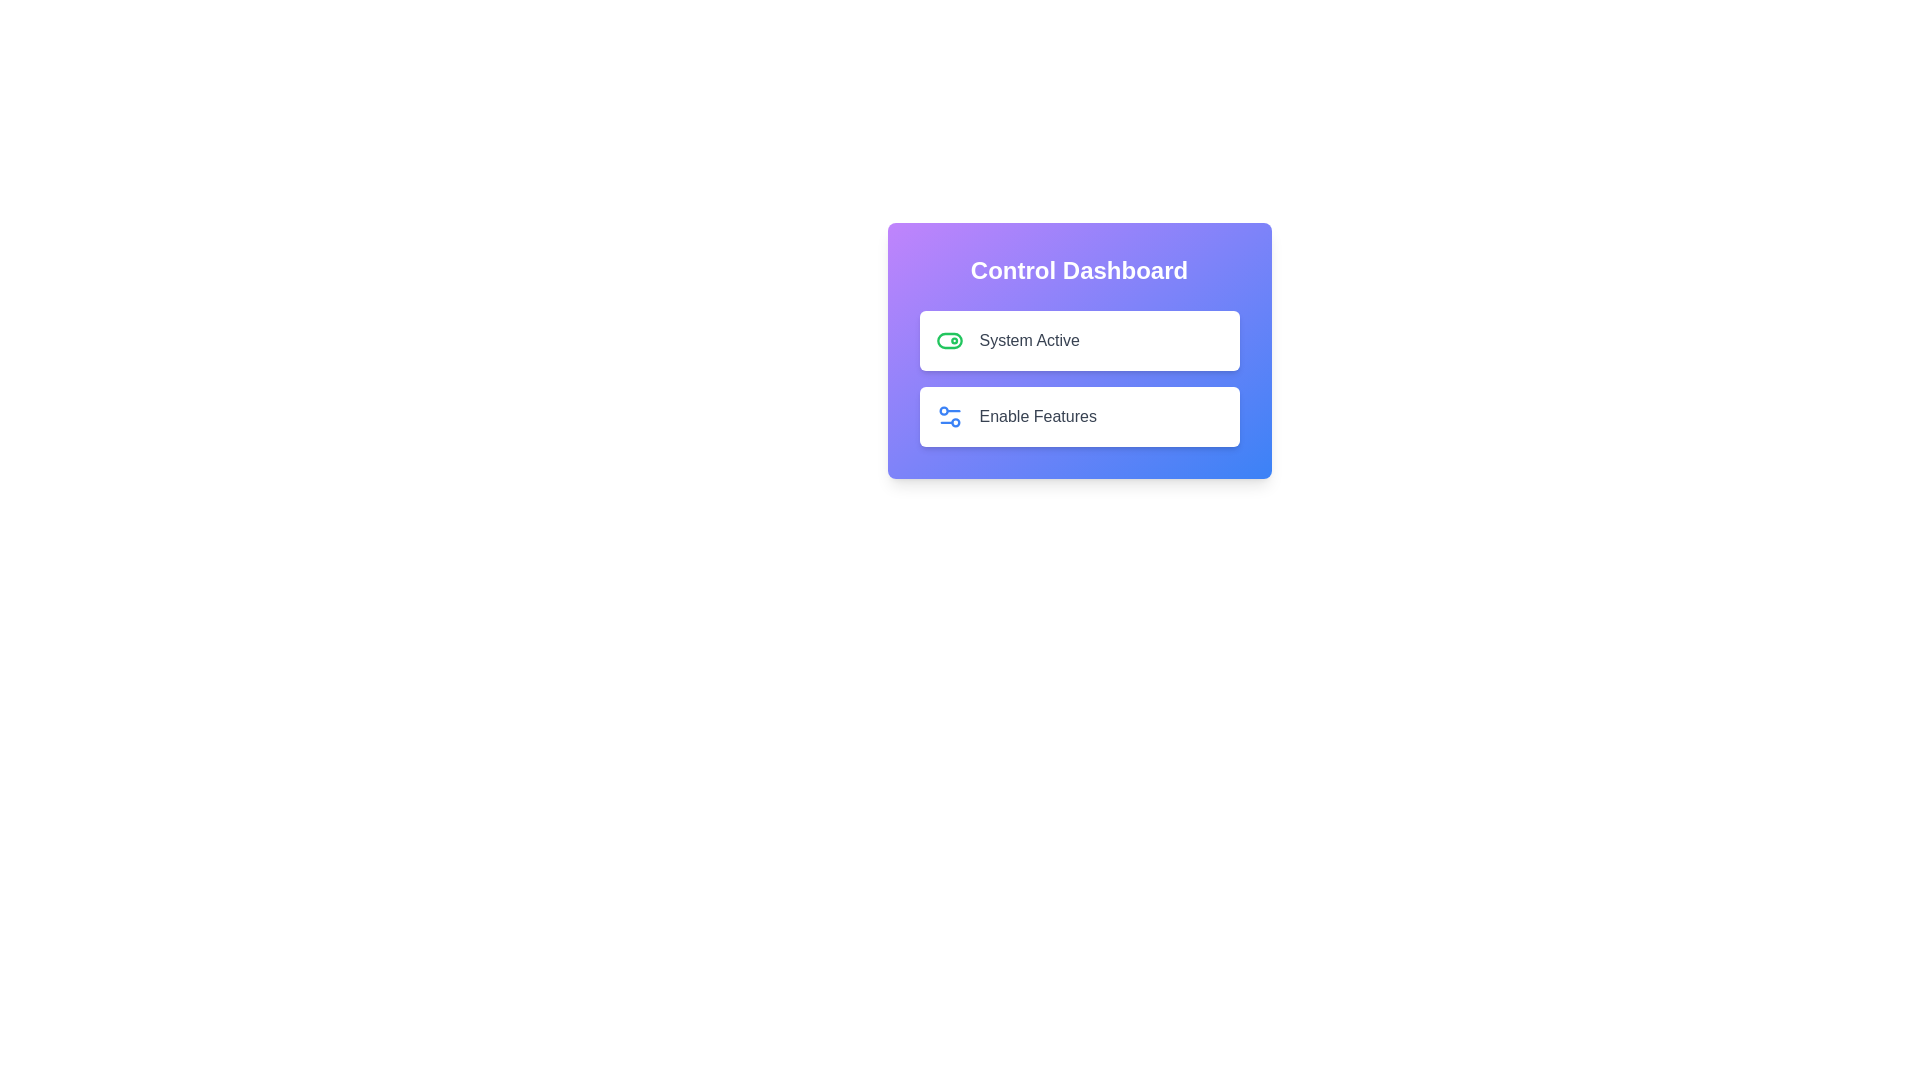 This screenshot has width=1920, height=1080. I want to click on icon next to 'Enable Features' to toggle the feature enablement, so click(948, 415).